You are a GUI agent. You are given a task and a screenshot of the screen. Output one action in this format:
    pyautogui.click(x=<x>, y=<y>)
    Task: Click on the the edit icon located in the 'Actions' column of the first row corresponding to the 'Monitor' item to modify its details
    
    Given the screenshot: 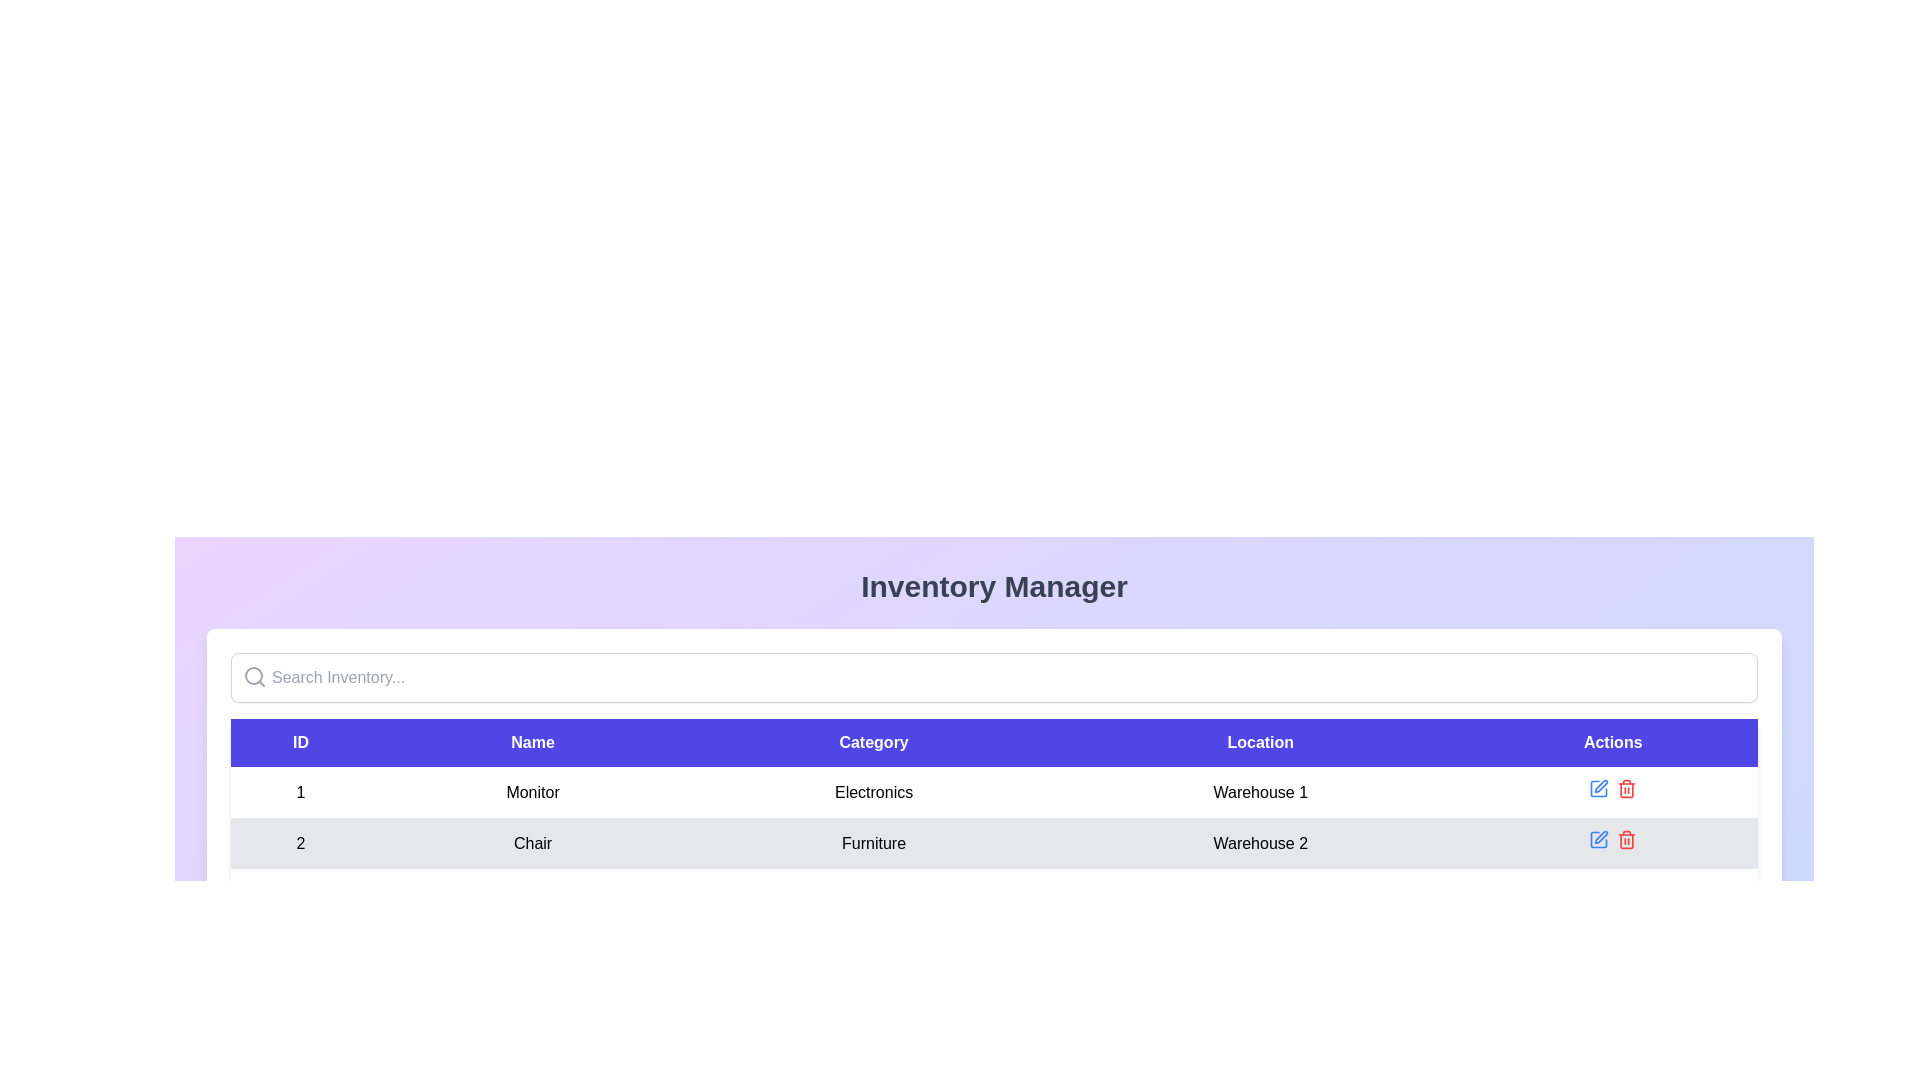 What is the action you would take?
    pyautogui.click(x=1601, y=785)
    